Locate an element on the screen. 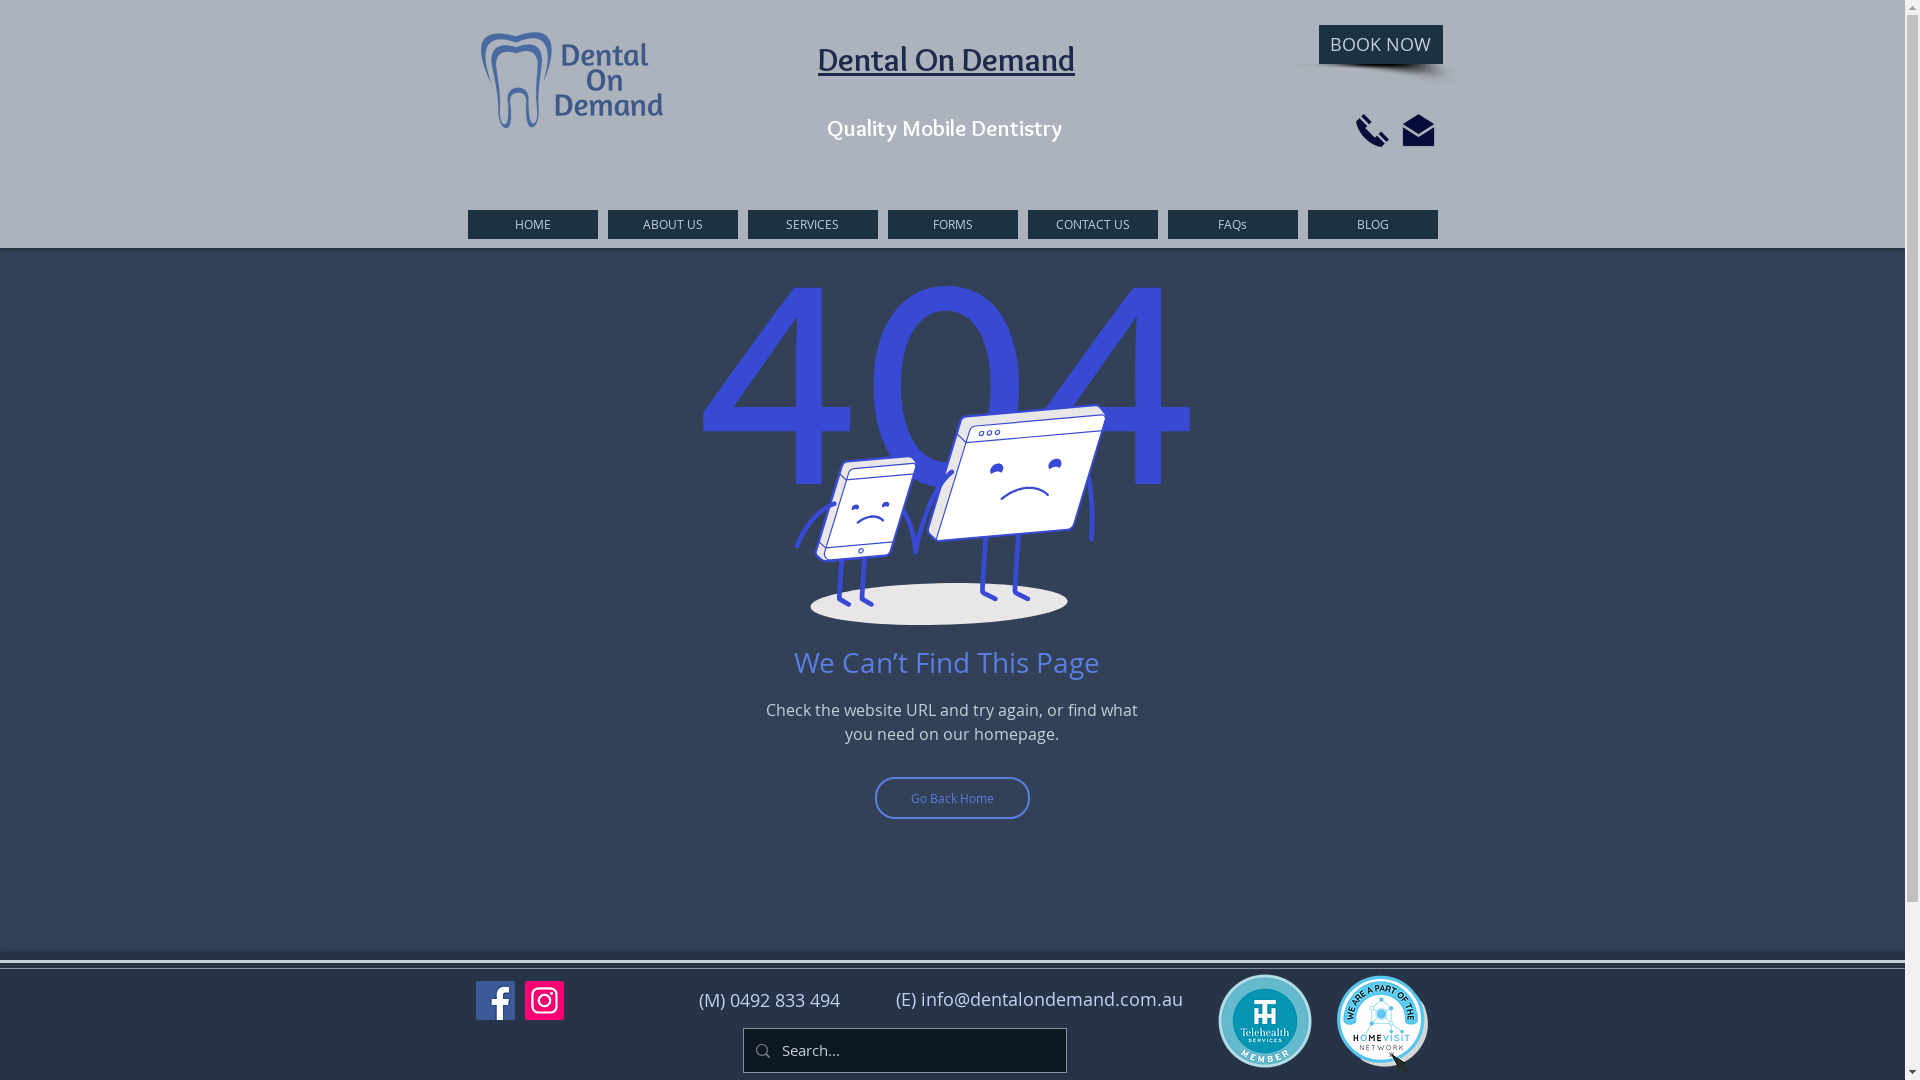  'Go Back Home' is located at coordinates (950, 797).